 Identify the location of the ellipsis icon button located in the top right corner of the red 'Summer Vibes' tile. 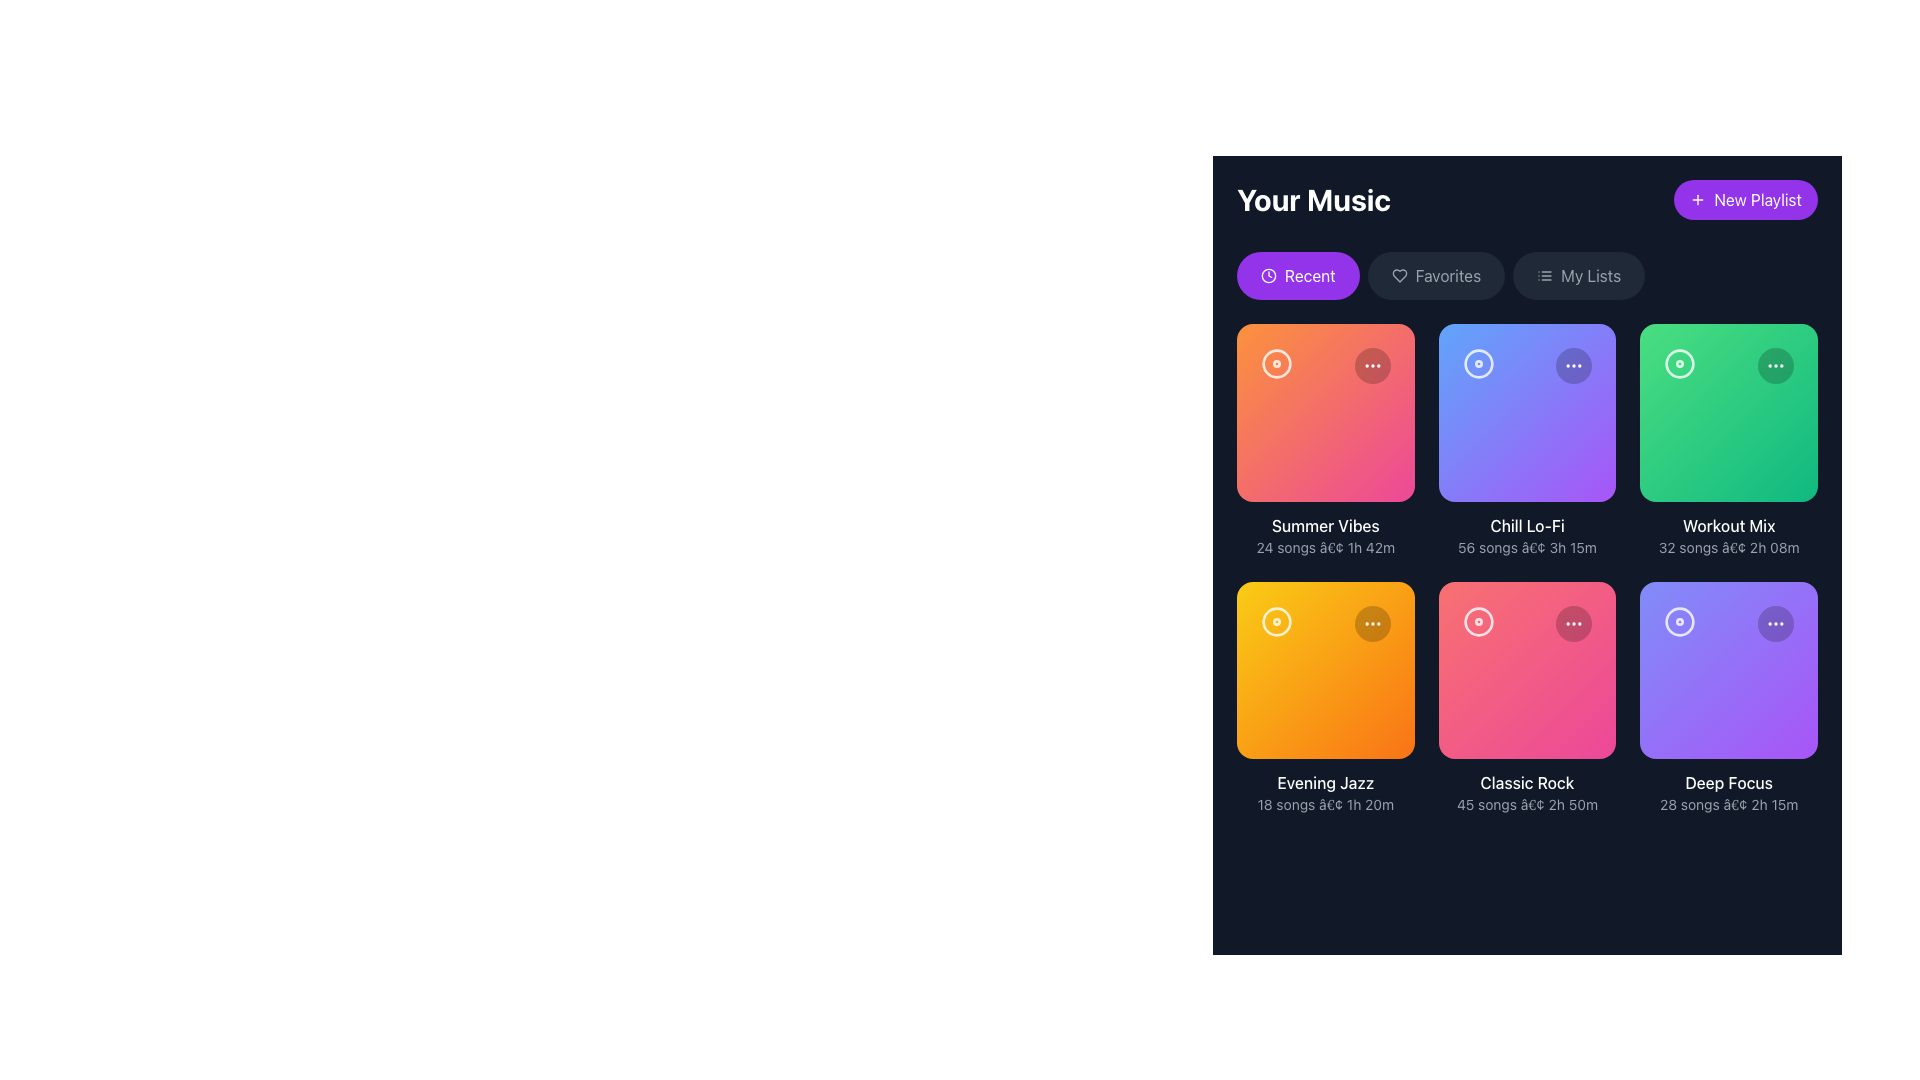
(1371, 366).